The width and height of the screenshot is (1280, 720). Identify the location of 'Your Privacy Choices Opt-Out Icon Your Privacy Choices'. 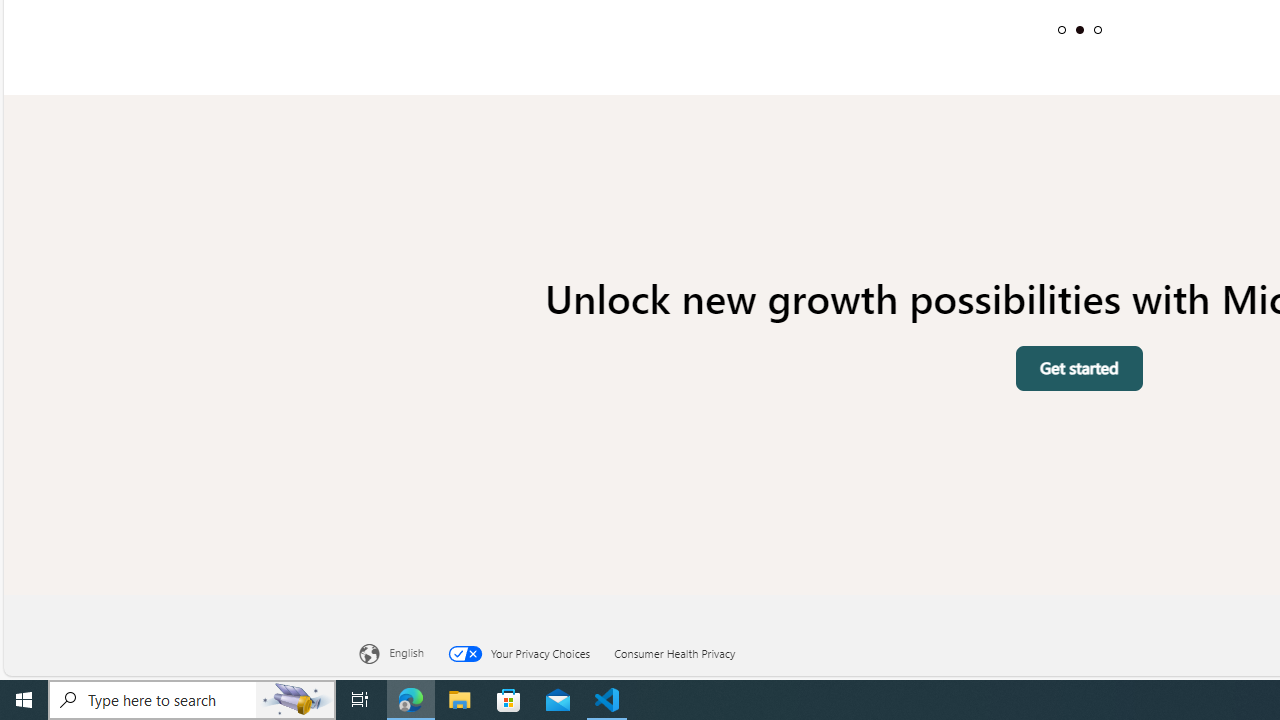
(531, 651).